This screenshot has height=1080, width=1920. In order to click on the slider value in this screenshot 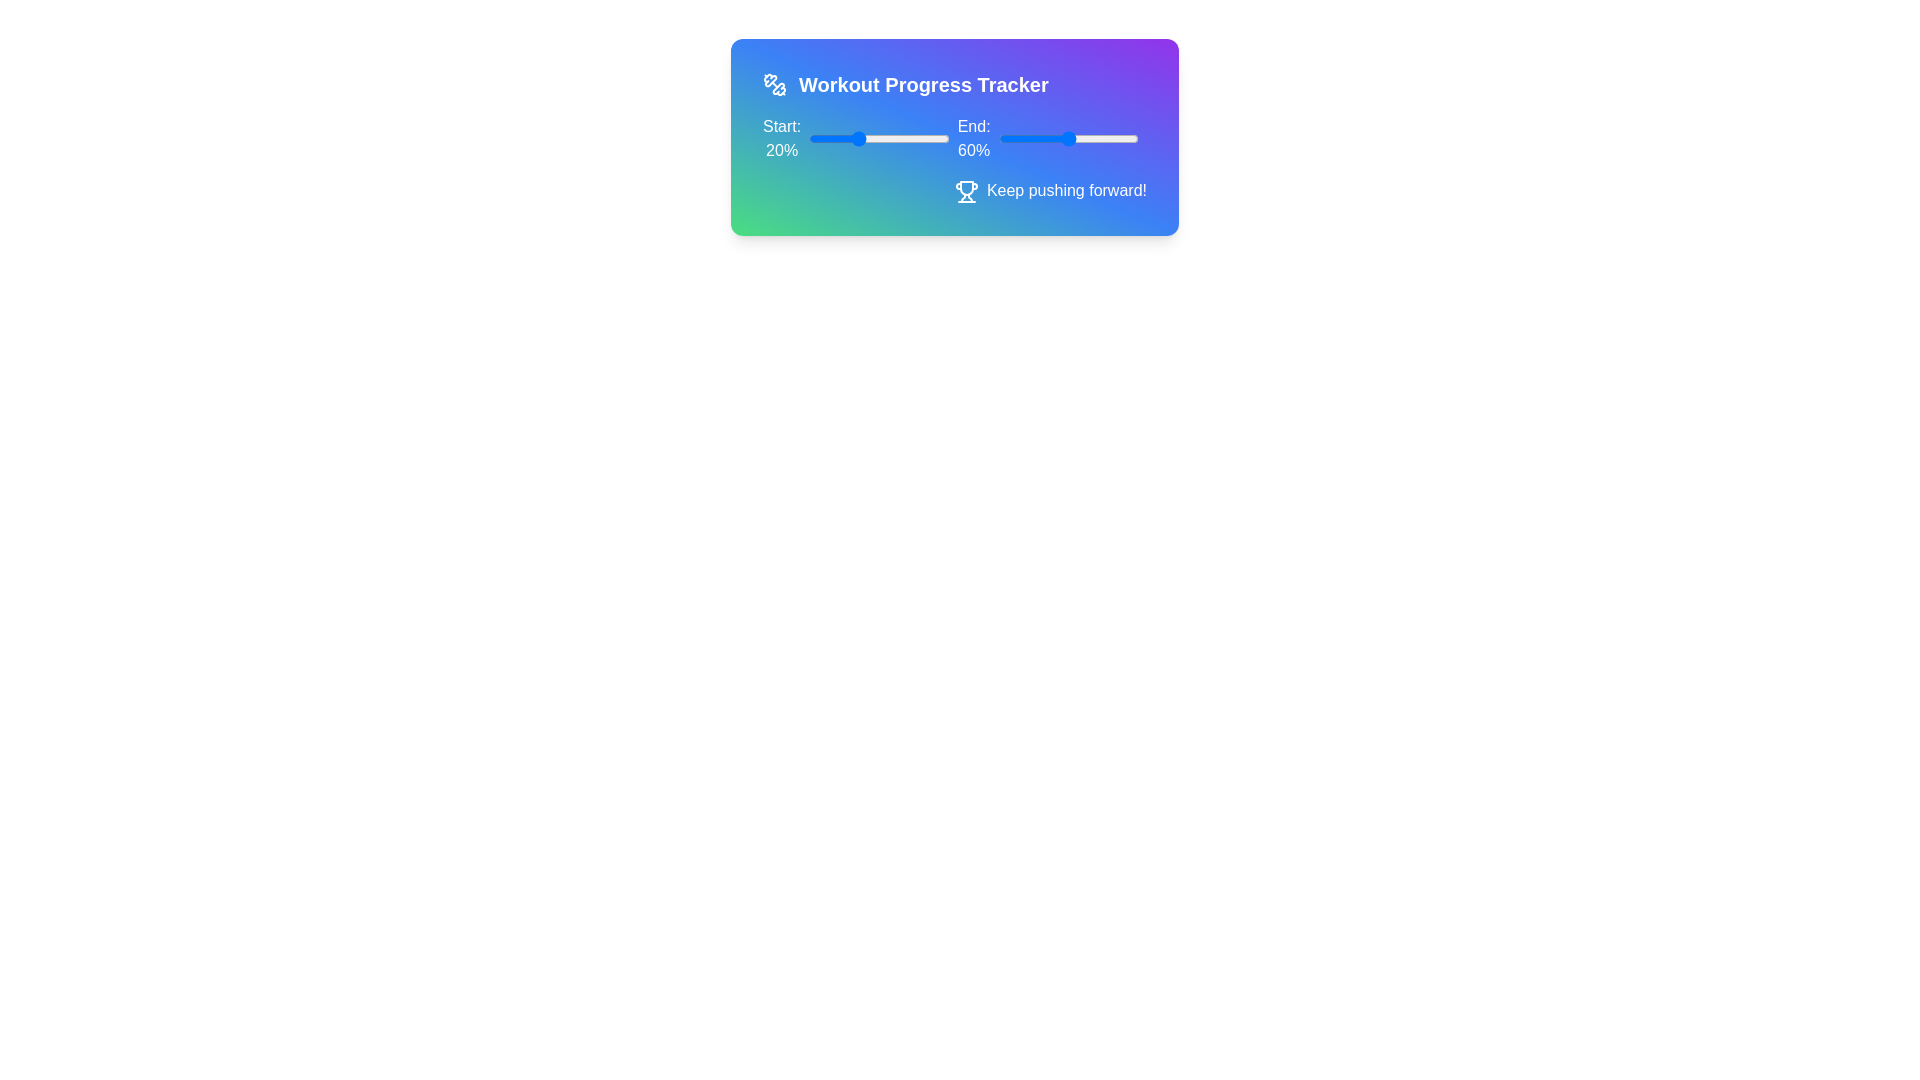, I will do `click(899, 137)`.